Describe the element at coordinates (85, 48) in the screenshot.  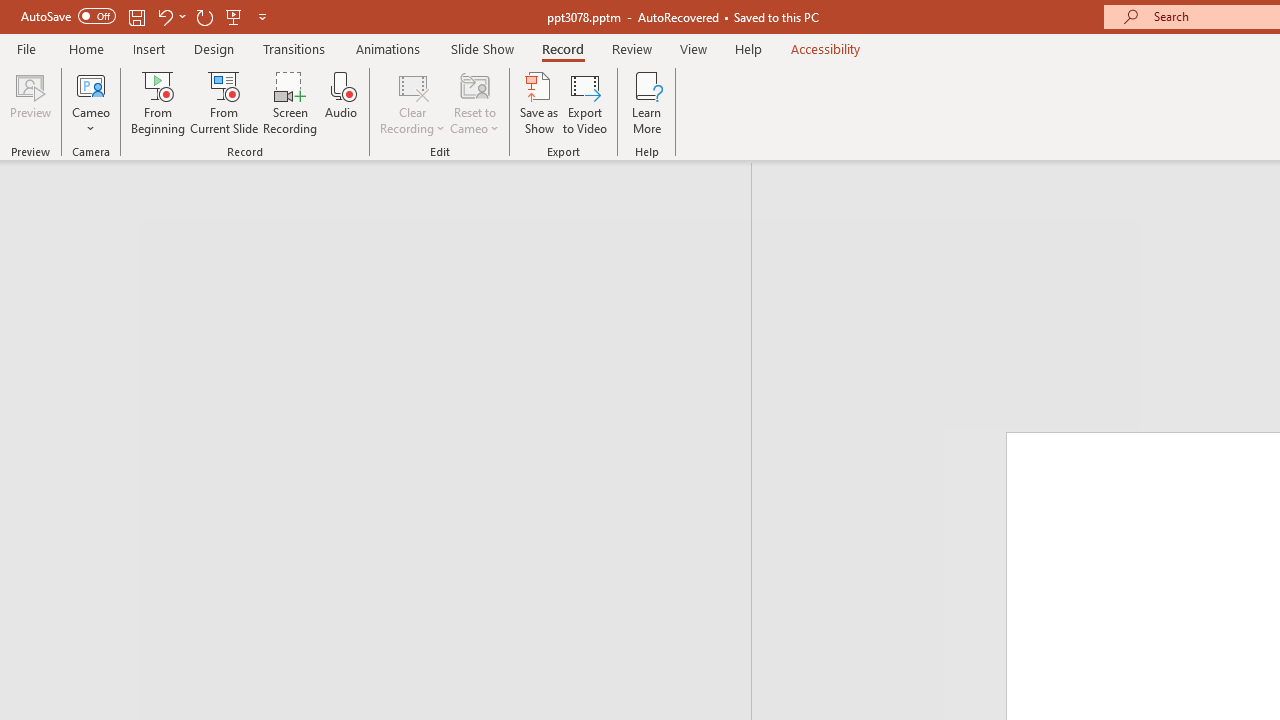
I see `'Home'` at that location.